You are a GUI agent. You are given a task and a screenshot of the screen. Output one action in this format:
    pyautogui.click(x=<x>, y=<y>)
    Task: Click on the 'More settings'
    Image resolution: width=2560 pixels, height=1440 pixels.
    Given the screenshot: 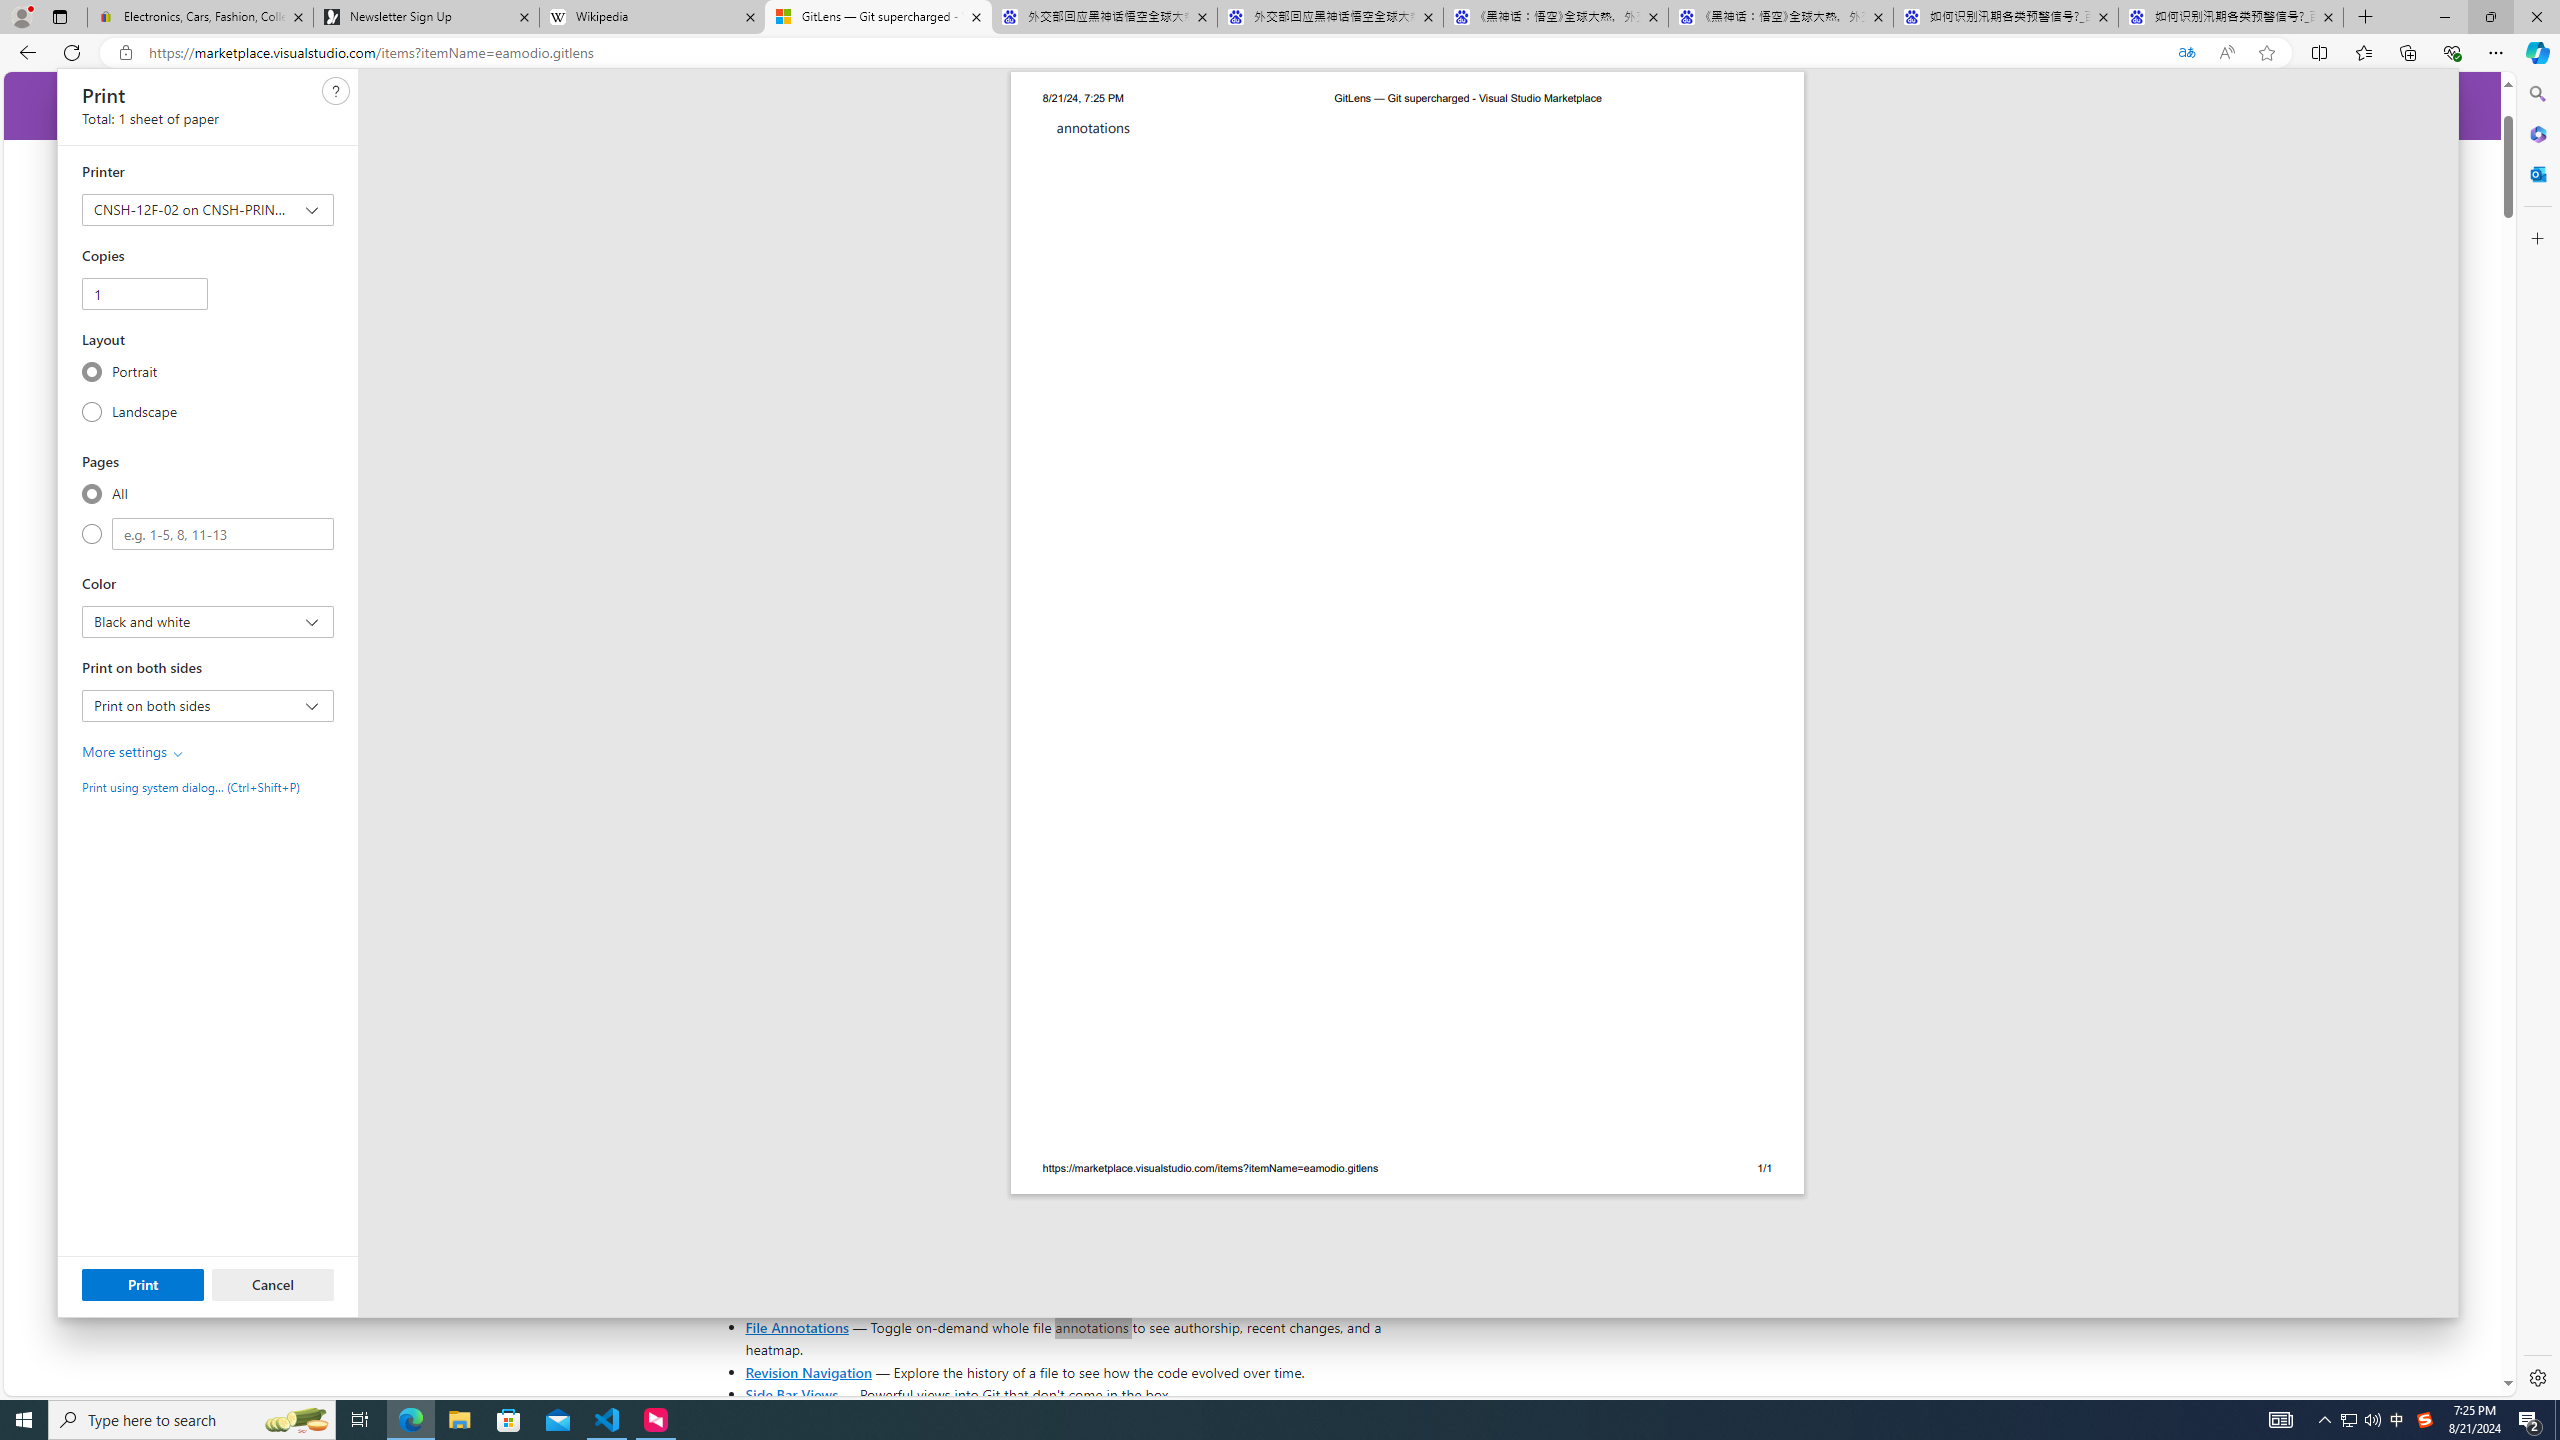 What is the action you would take?
    pyautogui.click(x=134, y=751)
    